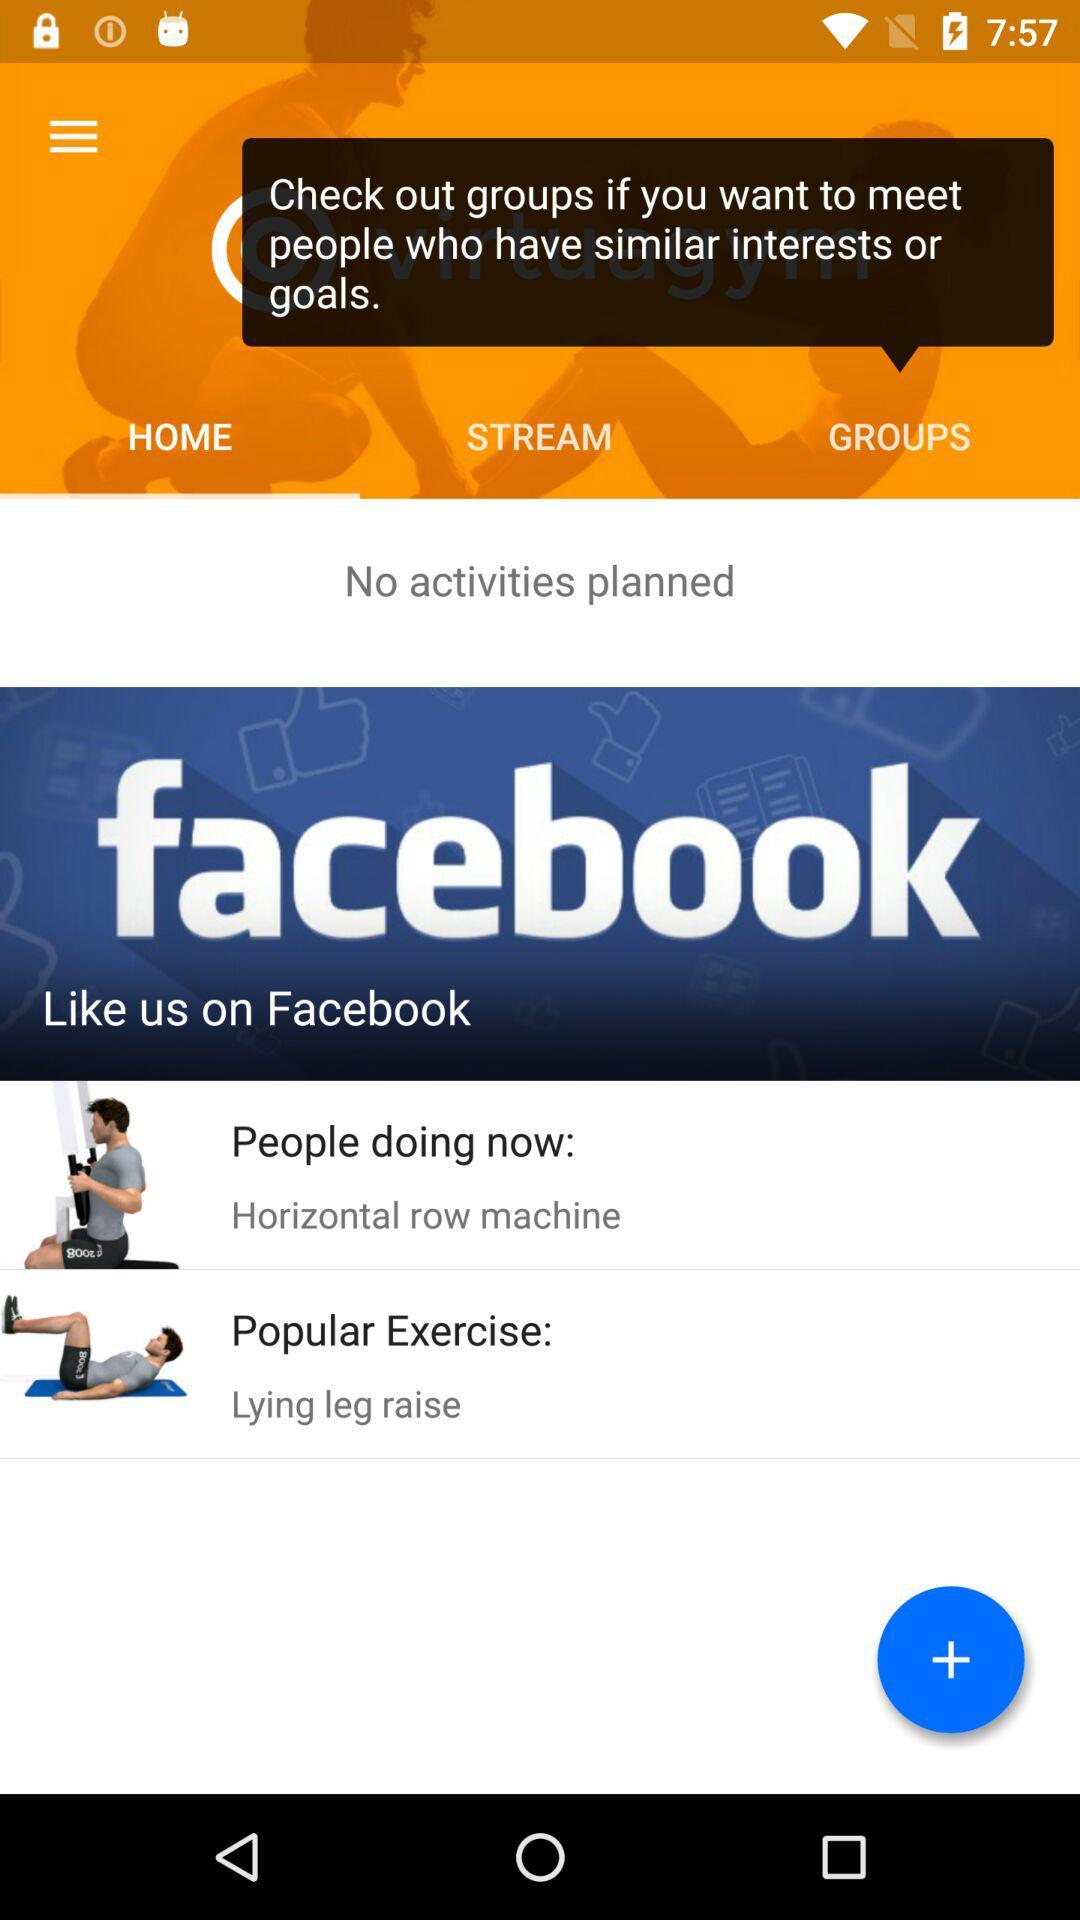 The width and height of the screenshot is (1080, 1920). What do you see at coordinates (950, 1660) in the screenshot?
I see `the plus icon` at bounding box center [950, 1660].